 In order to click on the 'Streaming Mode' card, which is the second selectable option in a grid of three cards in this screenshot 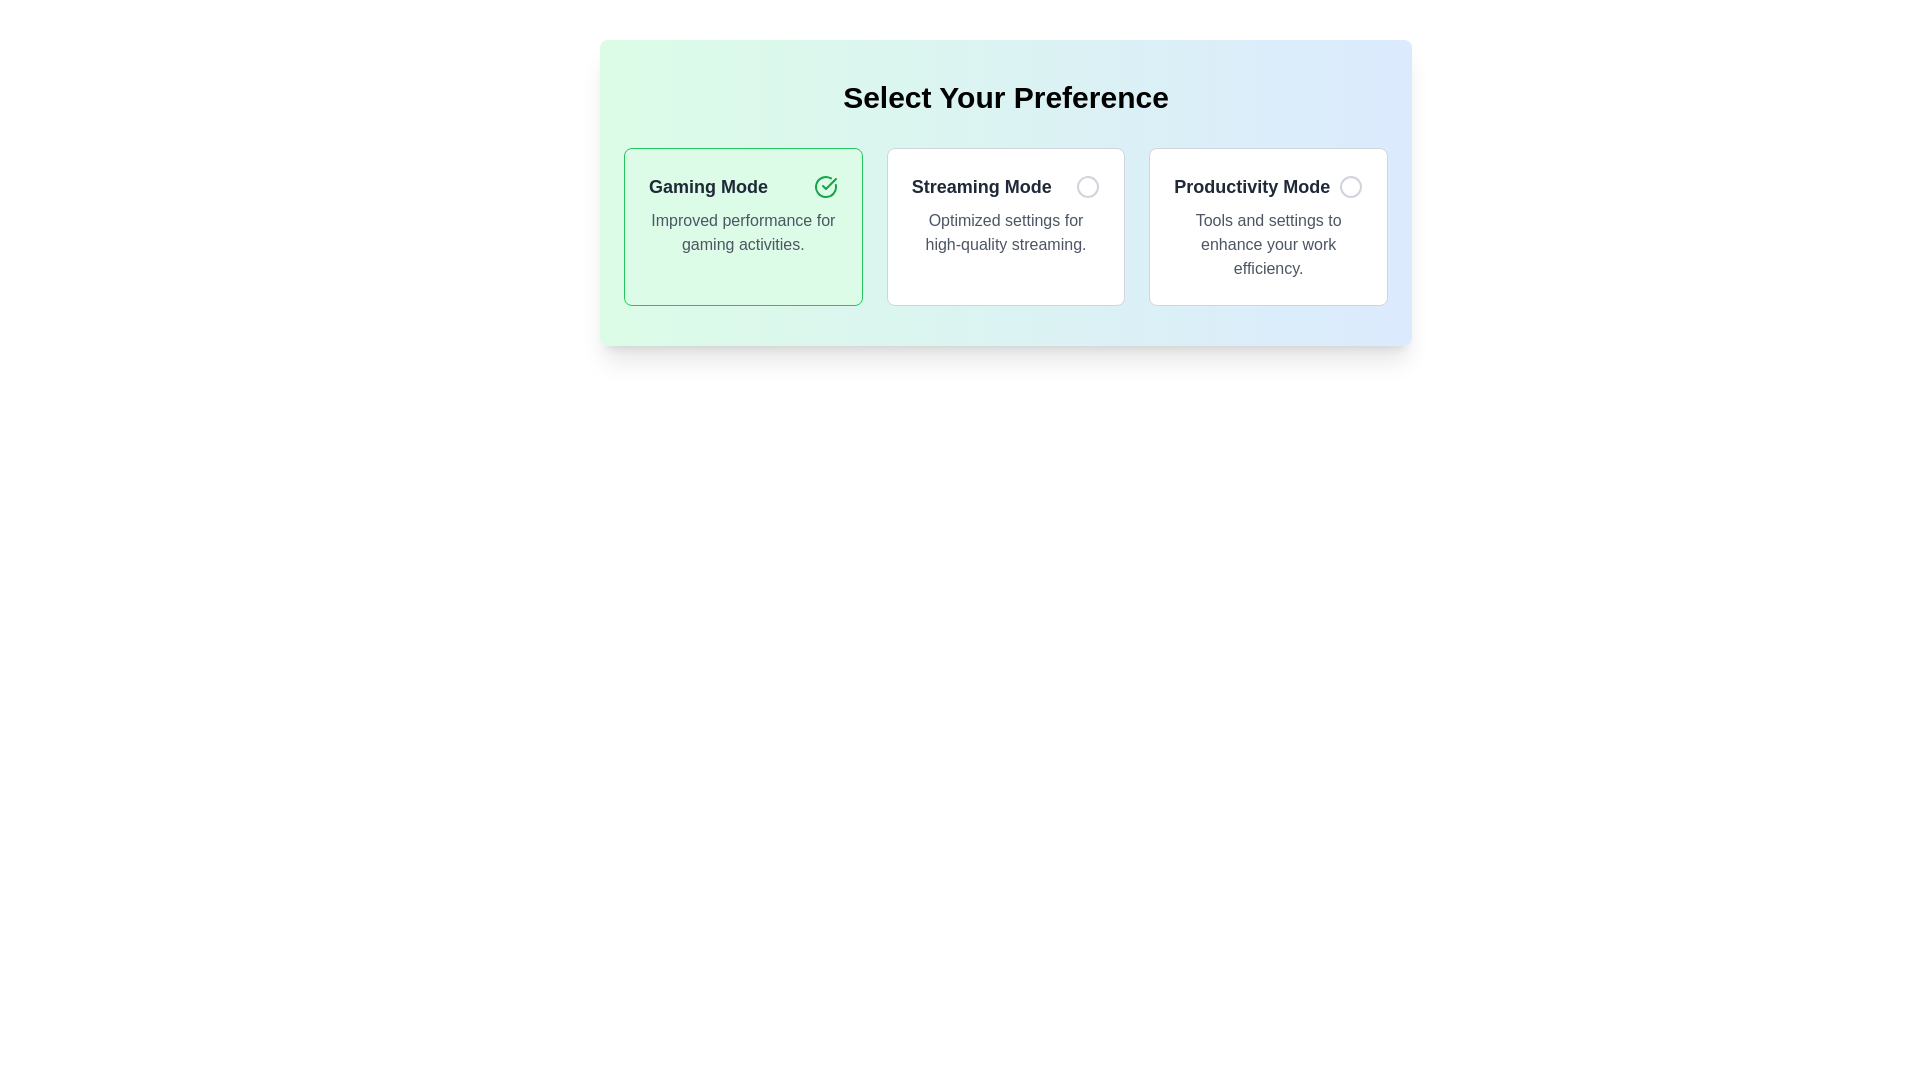, I will do `click(1006, 226)`.